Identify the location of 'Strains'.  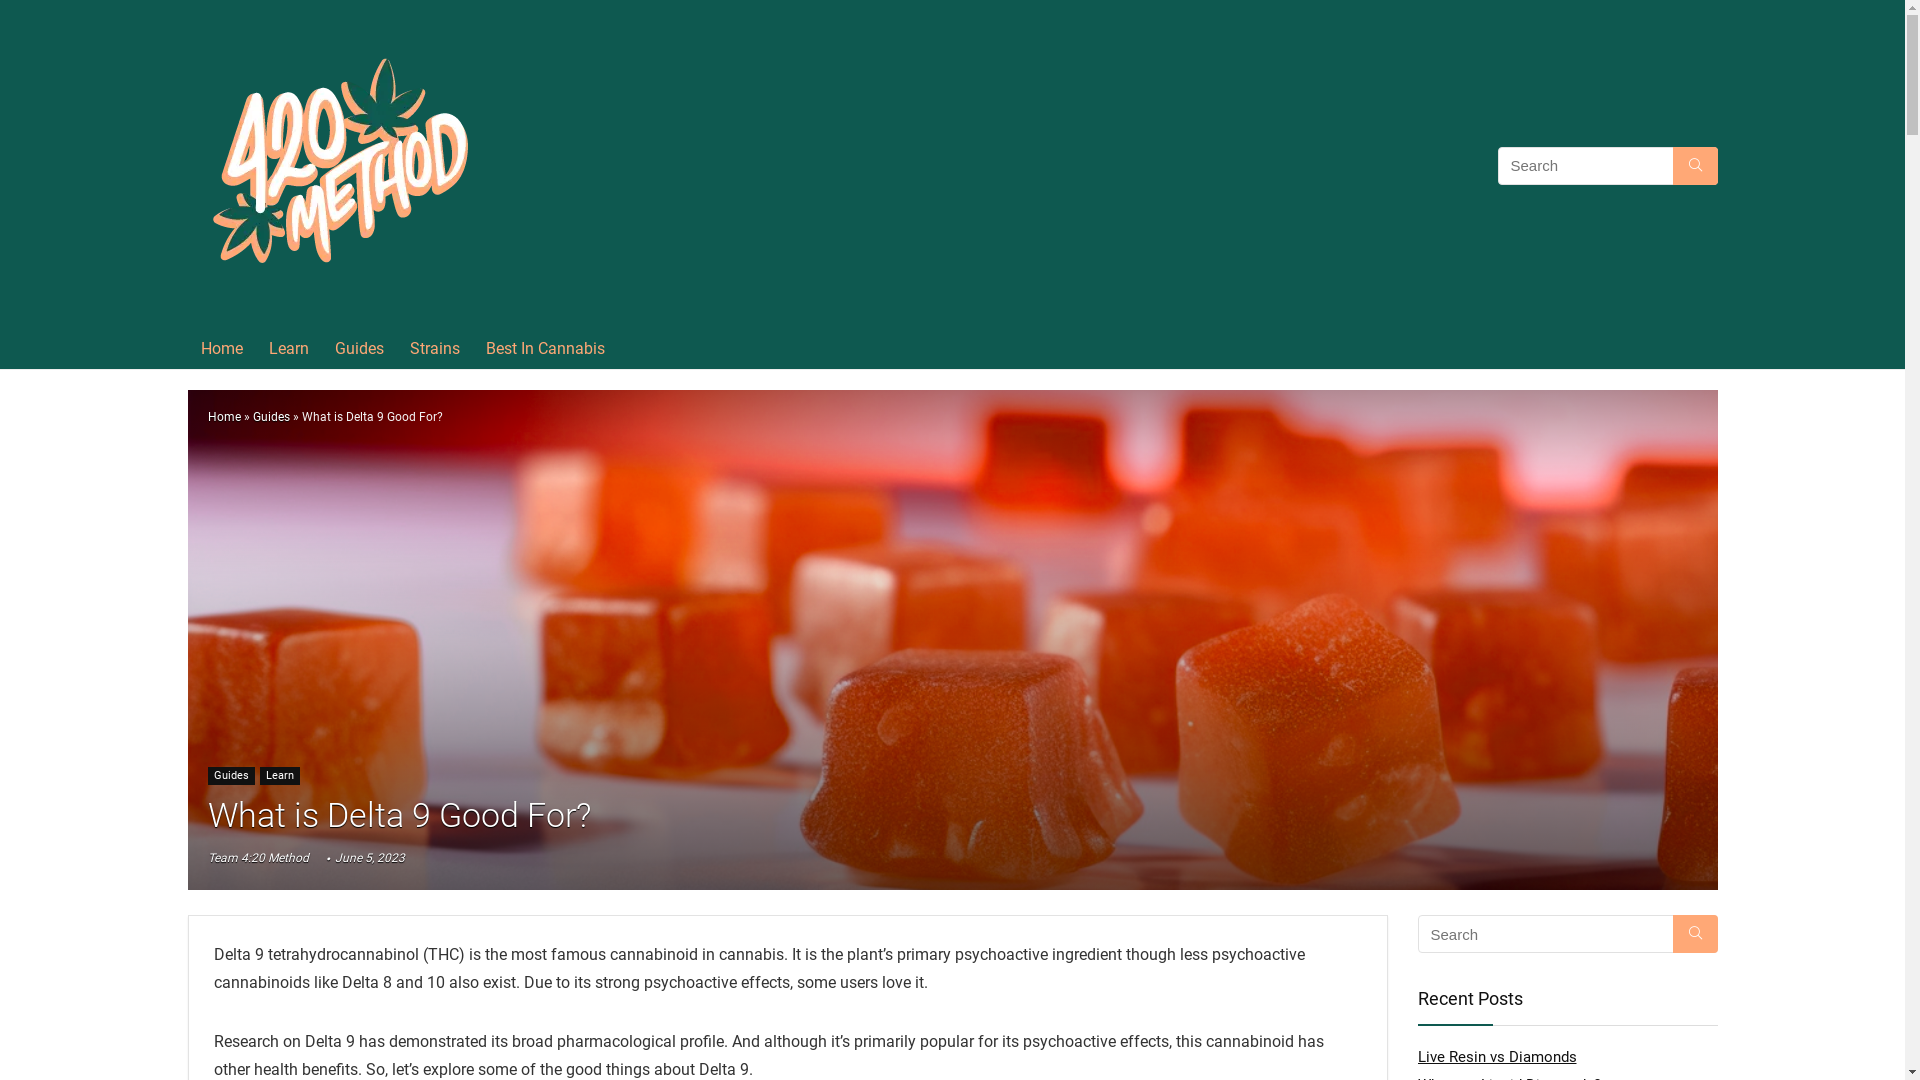
(432, 349).